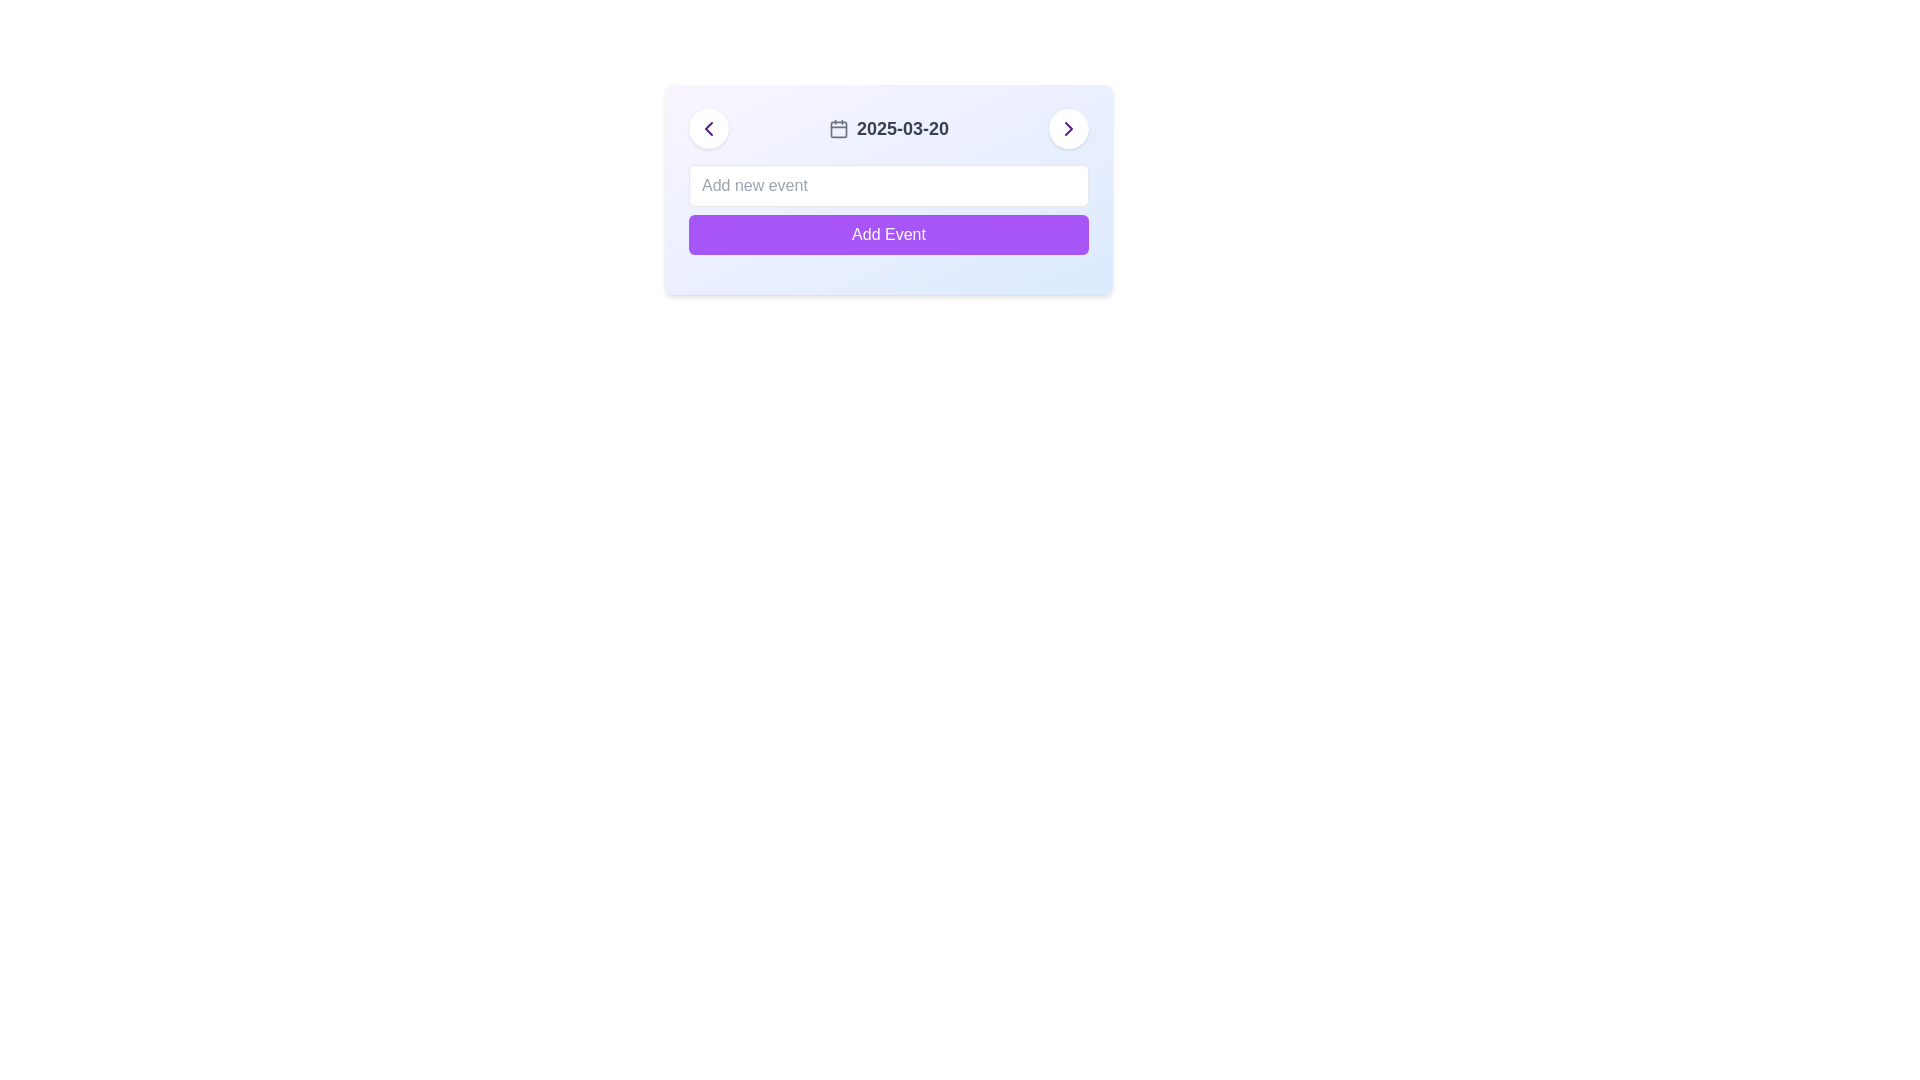 This screenshot has height=1080, width=1920. What do you see at coordinates (1068, 128) in the screenshot?
I see `the Icon button with a chevron symbol located at the far-right side of the header section next to the displayed date text '2025-03-20'` at bounding box center [1068, 128].